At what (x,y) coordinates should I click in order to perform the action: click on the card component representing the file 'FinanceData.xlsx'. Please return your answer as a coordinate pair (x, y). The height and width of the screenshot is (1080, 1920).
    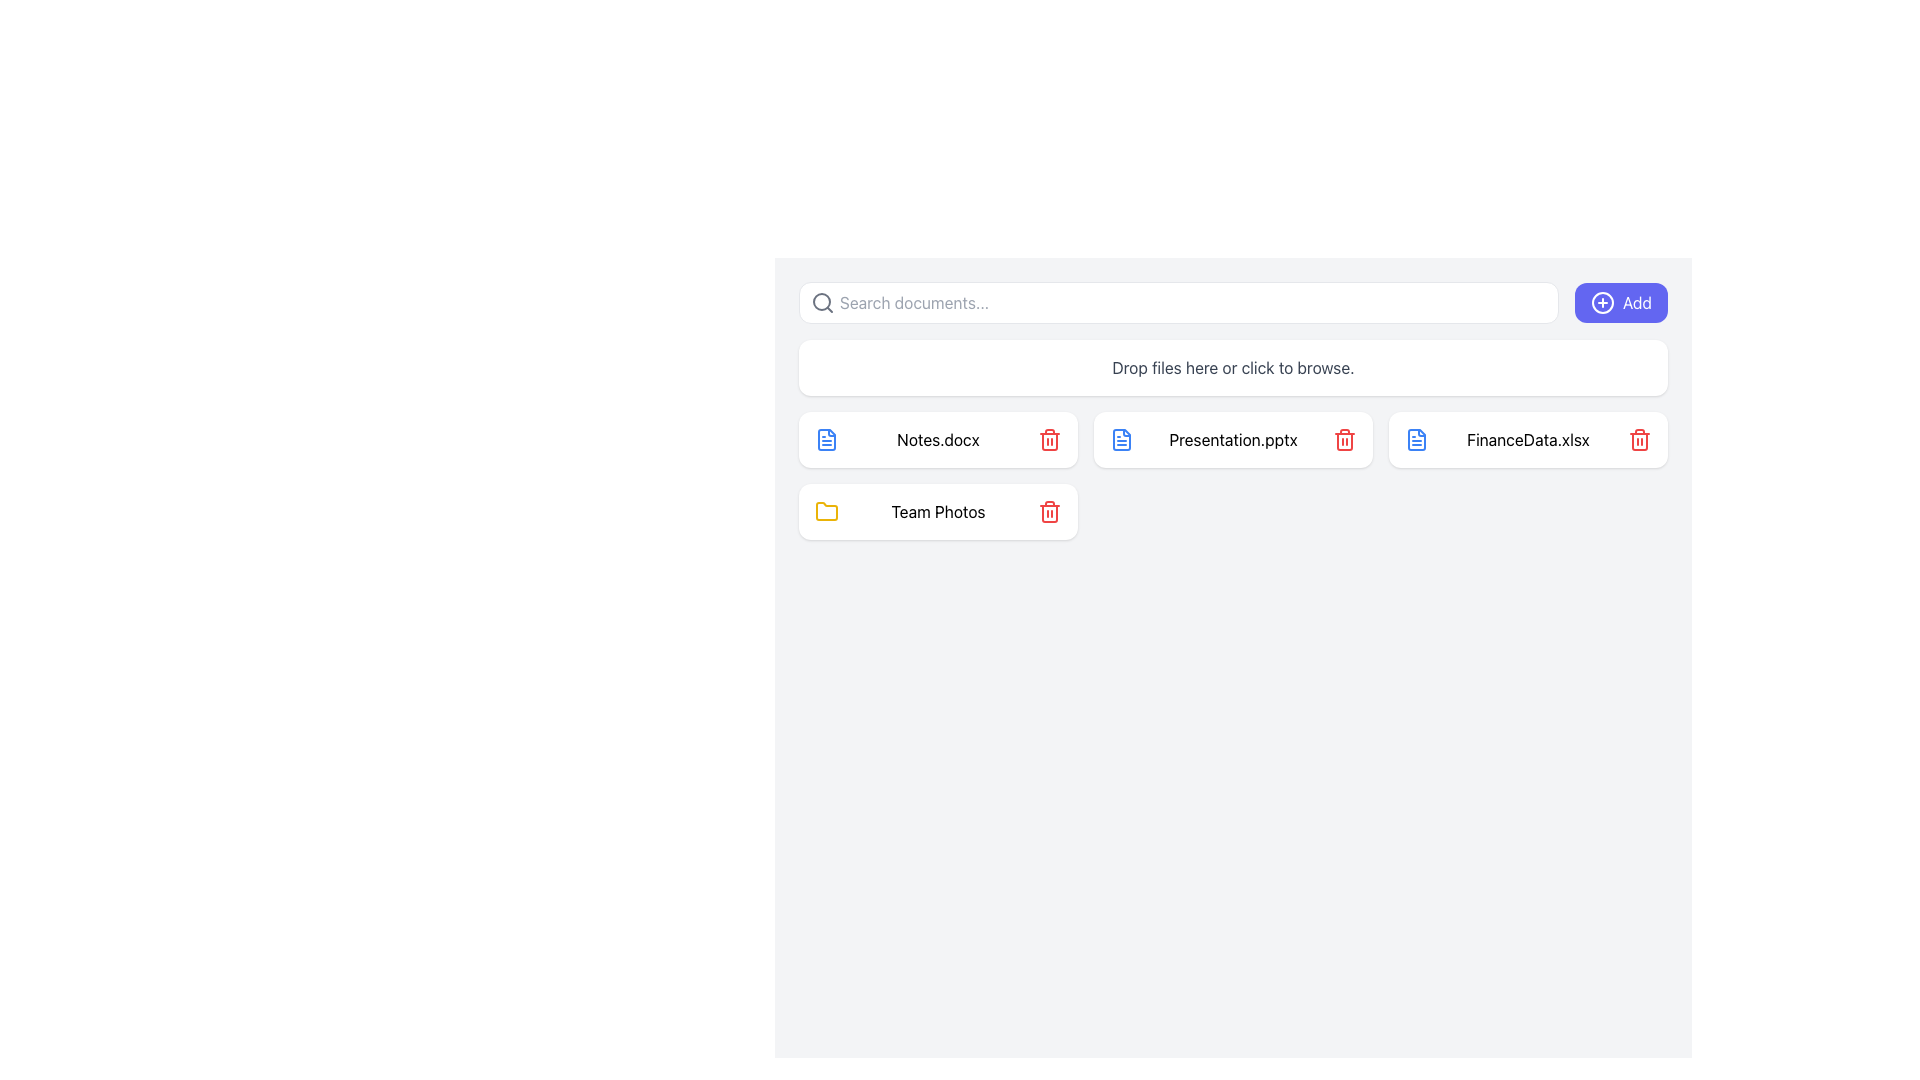
    Looking at the image, I should click on (1527, 438).